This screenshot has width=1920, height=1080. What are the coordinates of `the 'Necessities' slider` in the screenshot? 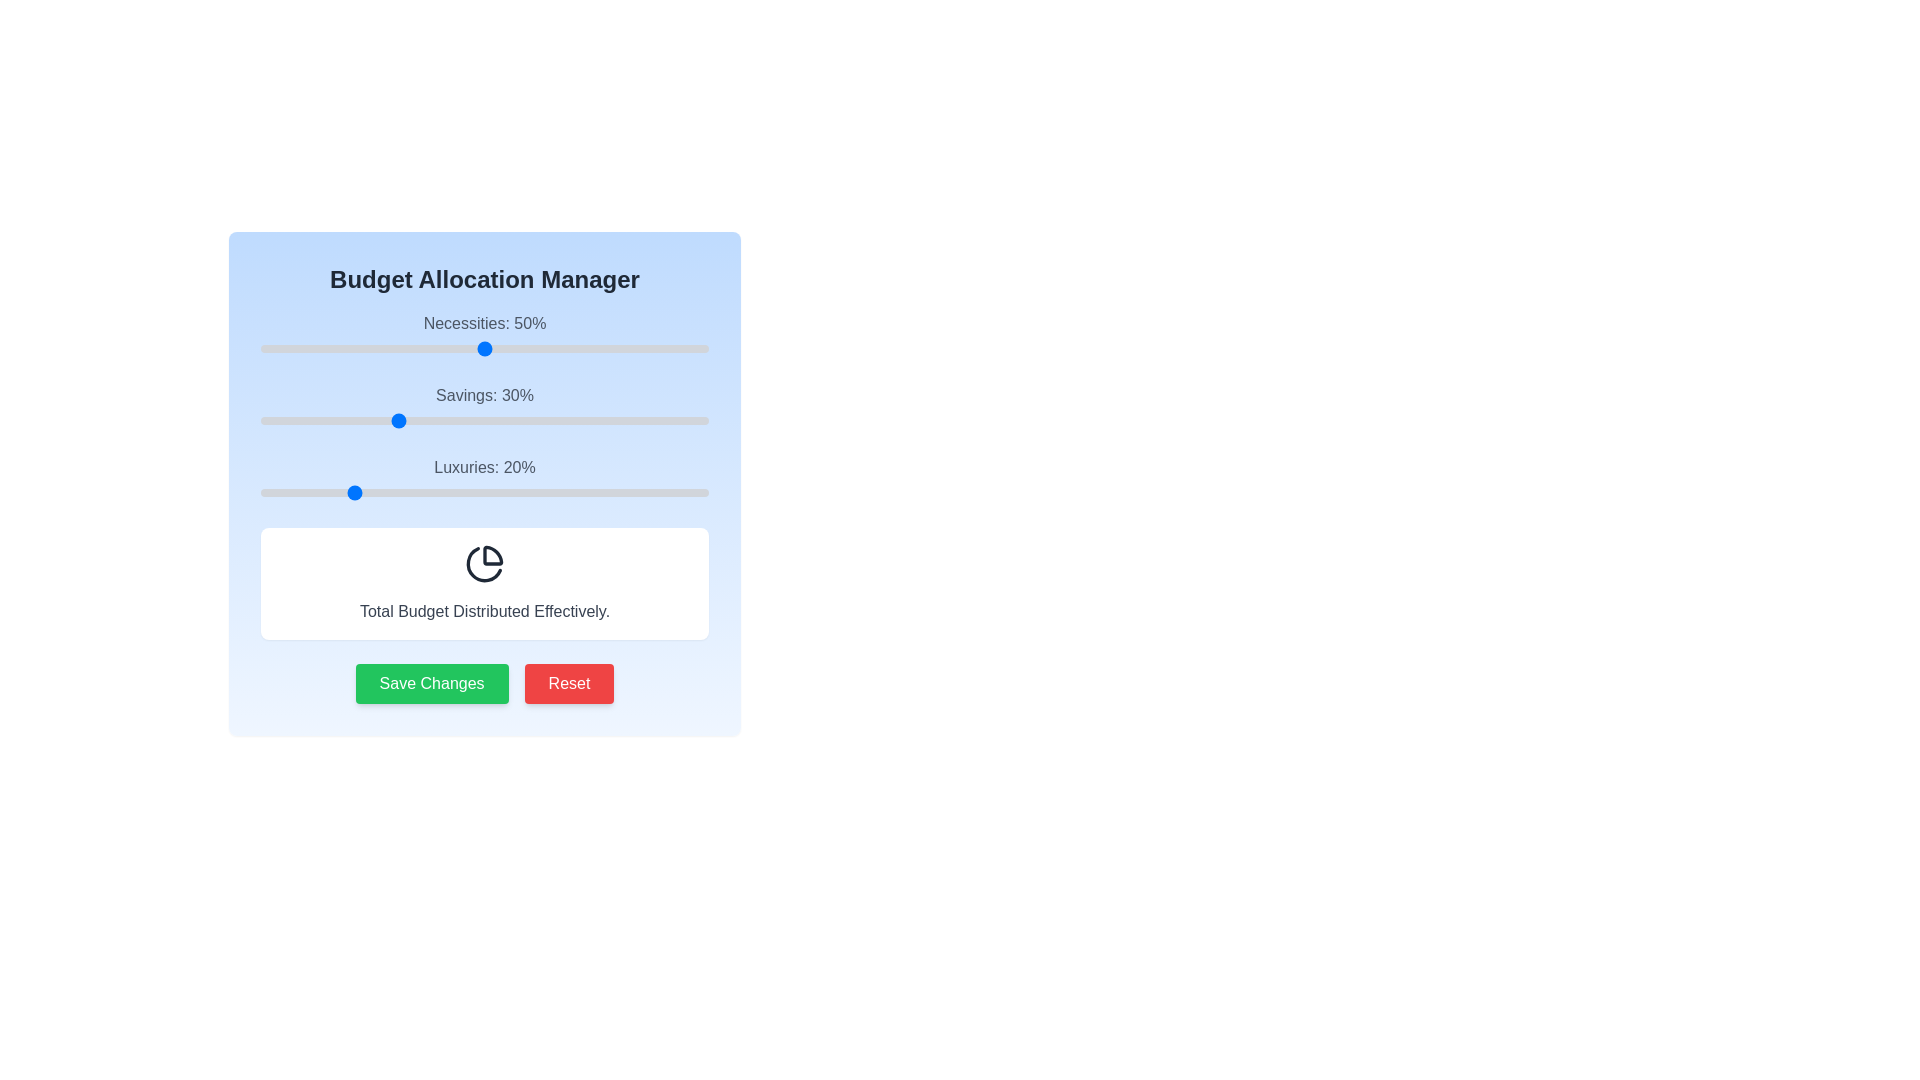 It's located at (403, 347).